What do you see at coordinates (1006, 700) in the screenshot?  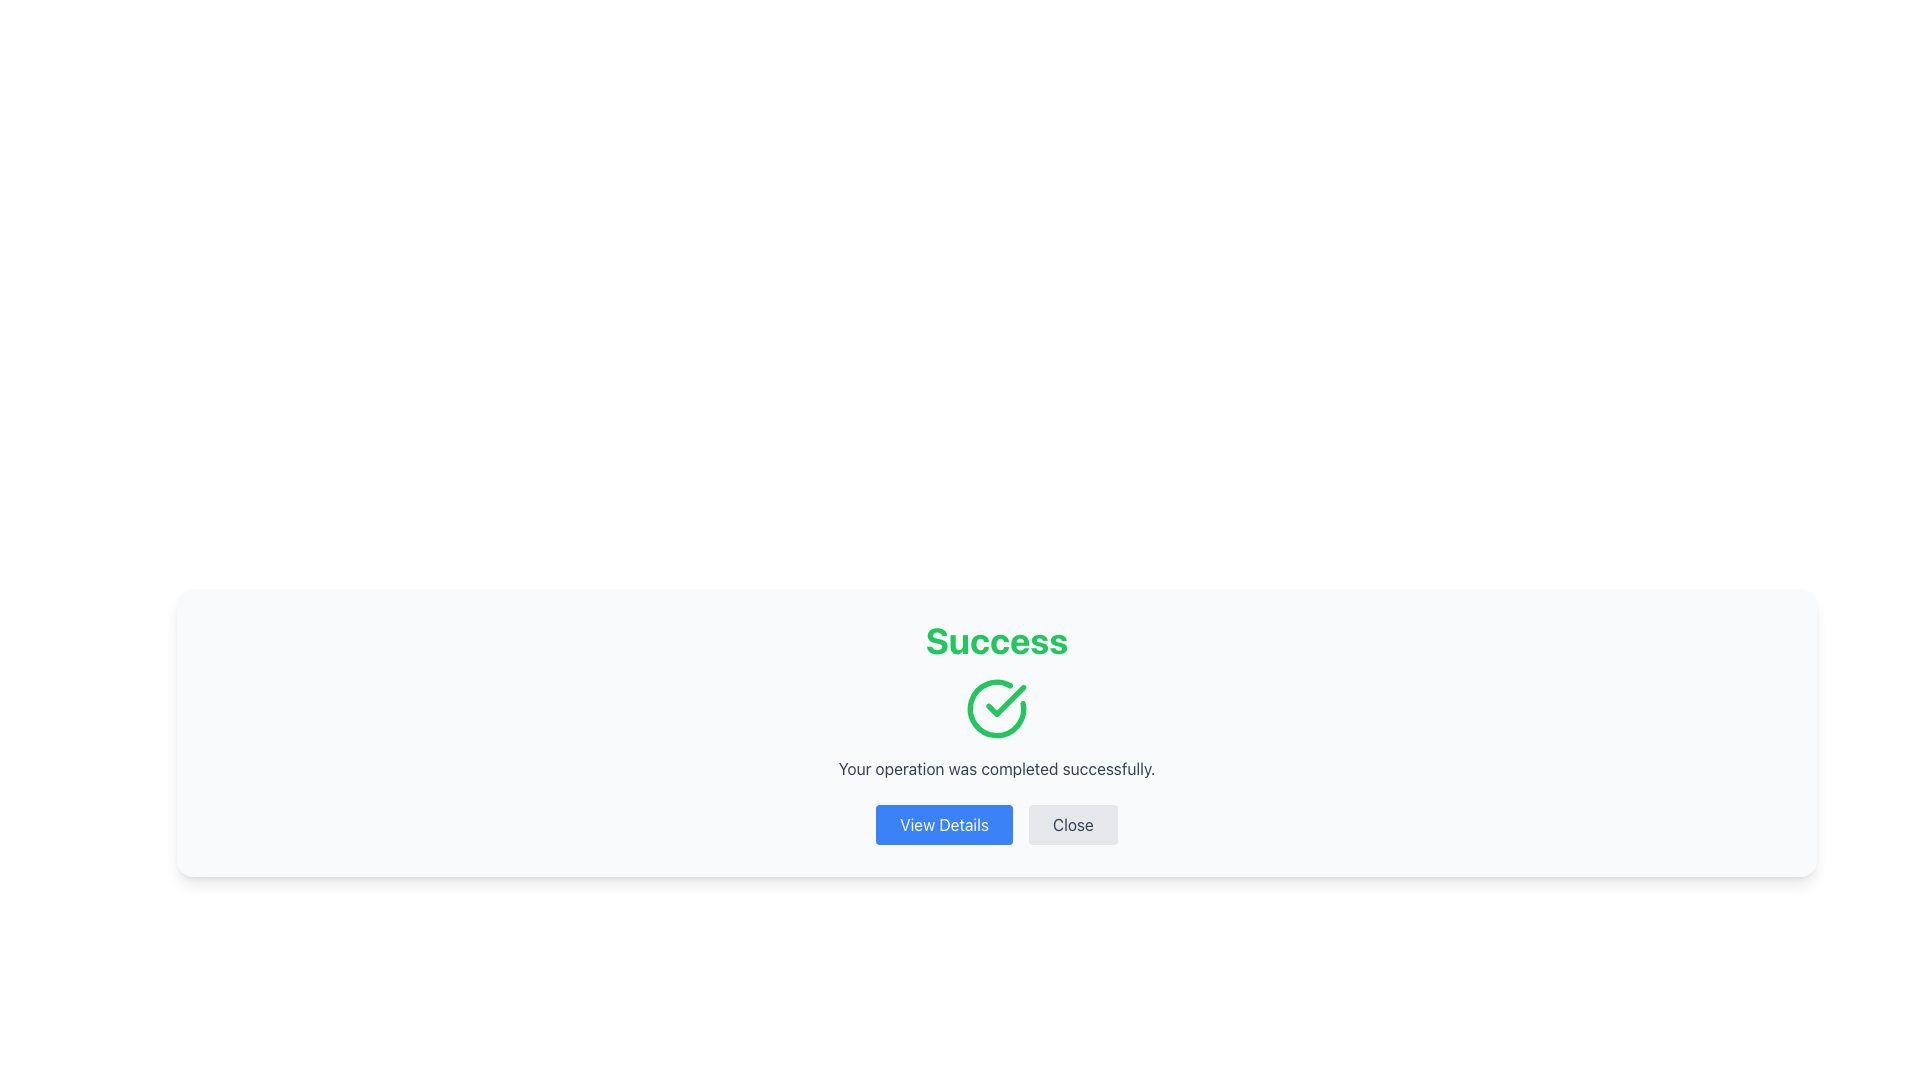 I see `the checkmark icon indicating a successful operation, located near the top-middle of the interface within a circular frame` at bounding box center [1006, 700].